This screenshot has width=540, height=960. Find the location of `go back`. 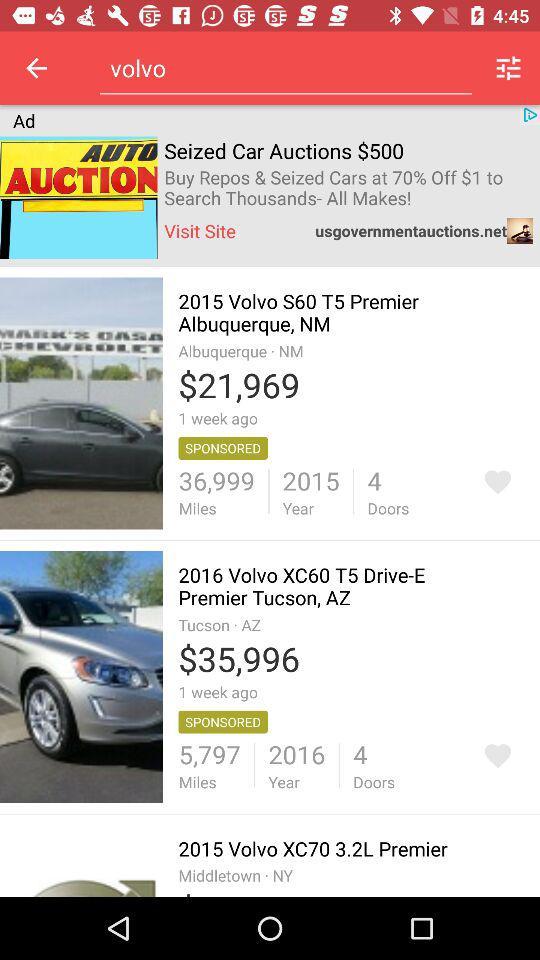

go back is located at coordinates (36, 68).